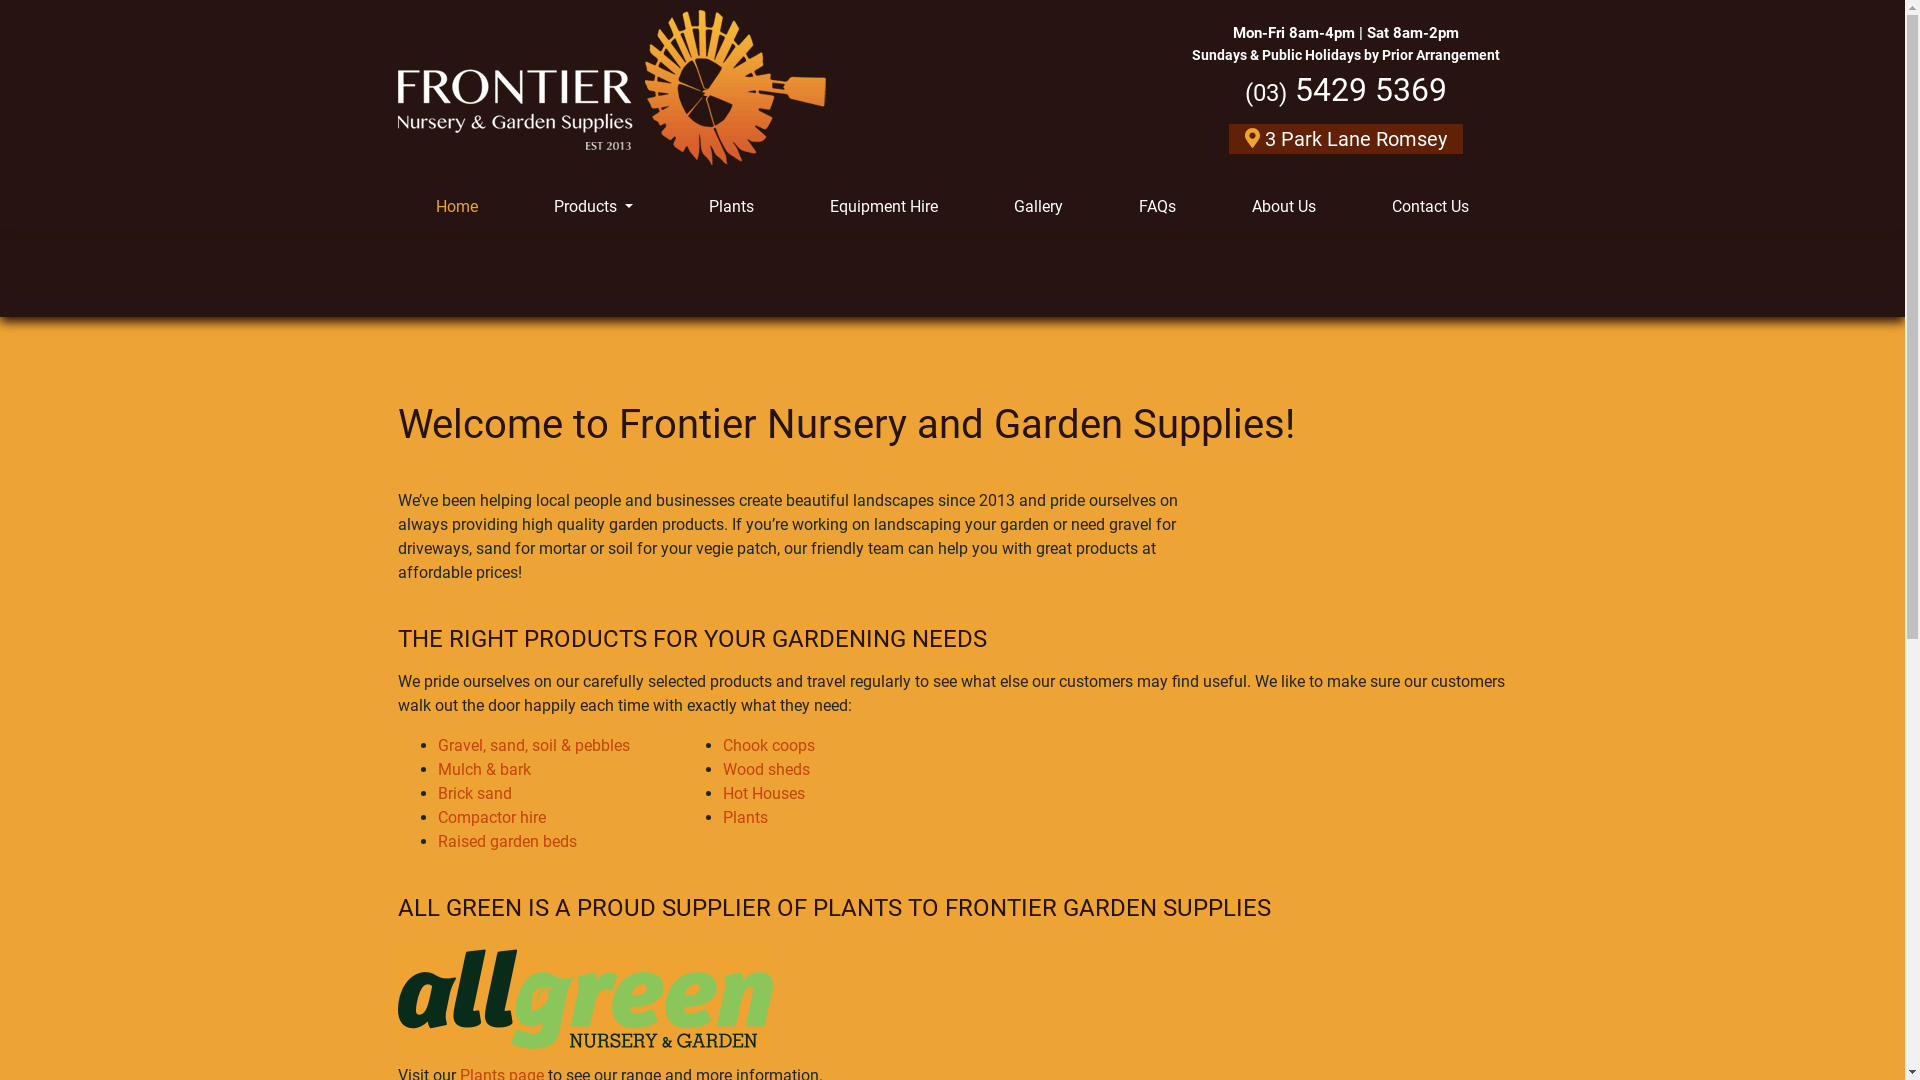 The height and width of the screenshot is (1080, 1920). What do you see at coordinates (720, 817) in the screenshot?
I see `'Plants'` at bounding box center [720, 817].